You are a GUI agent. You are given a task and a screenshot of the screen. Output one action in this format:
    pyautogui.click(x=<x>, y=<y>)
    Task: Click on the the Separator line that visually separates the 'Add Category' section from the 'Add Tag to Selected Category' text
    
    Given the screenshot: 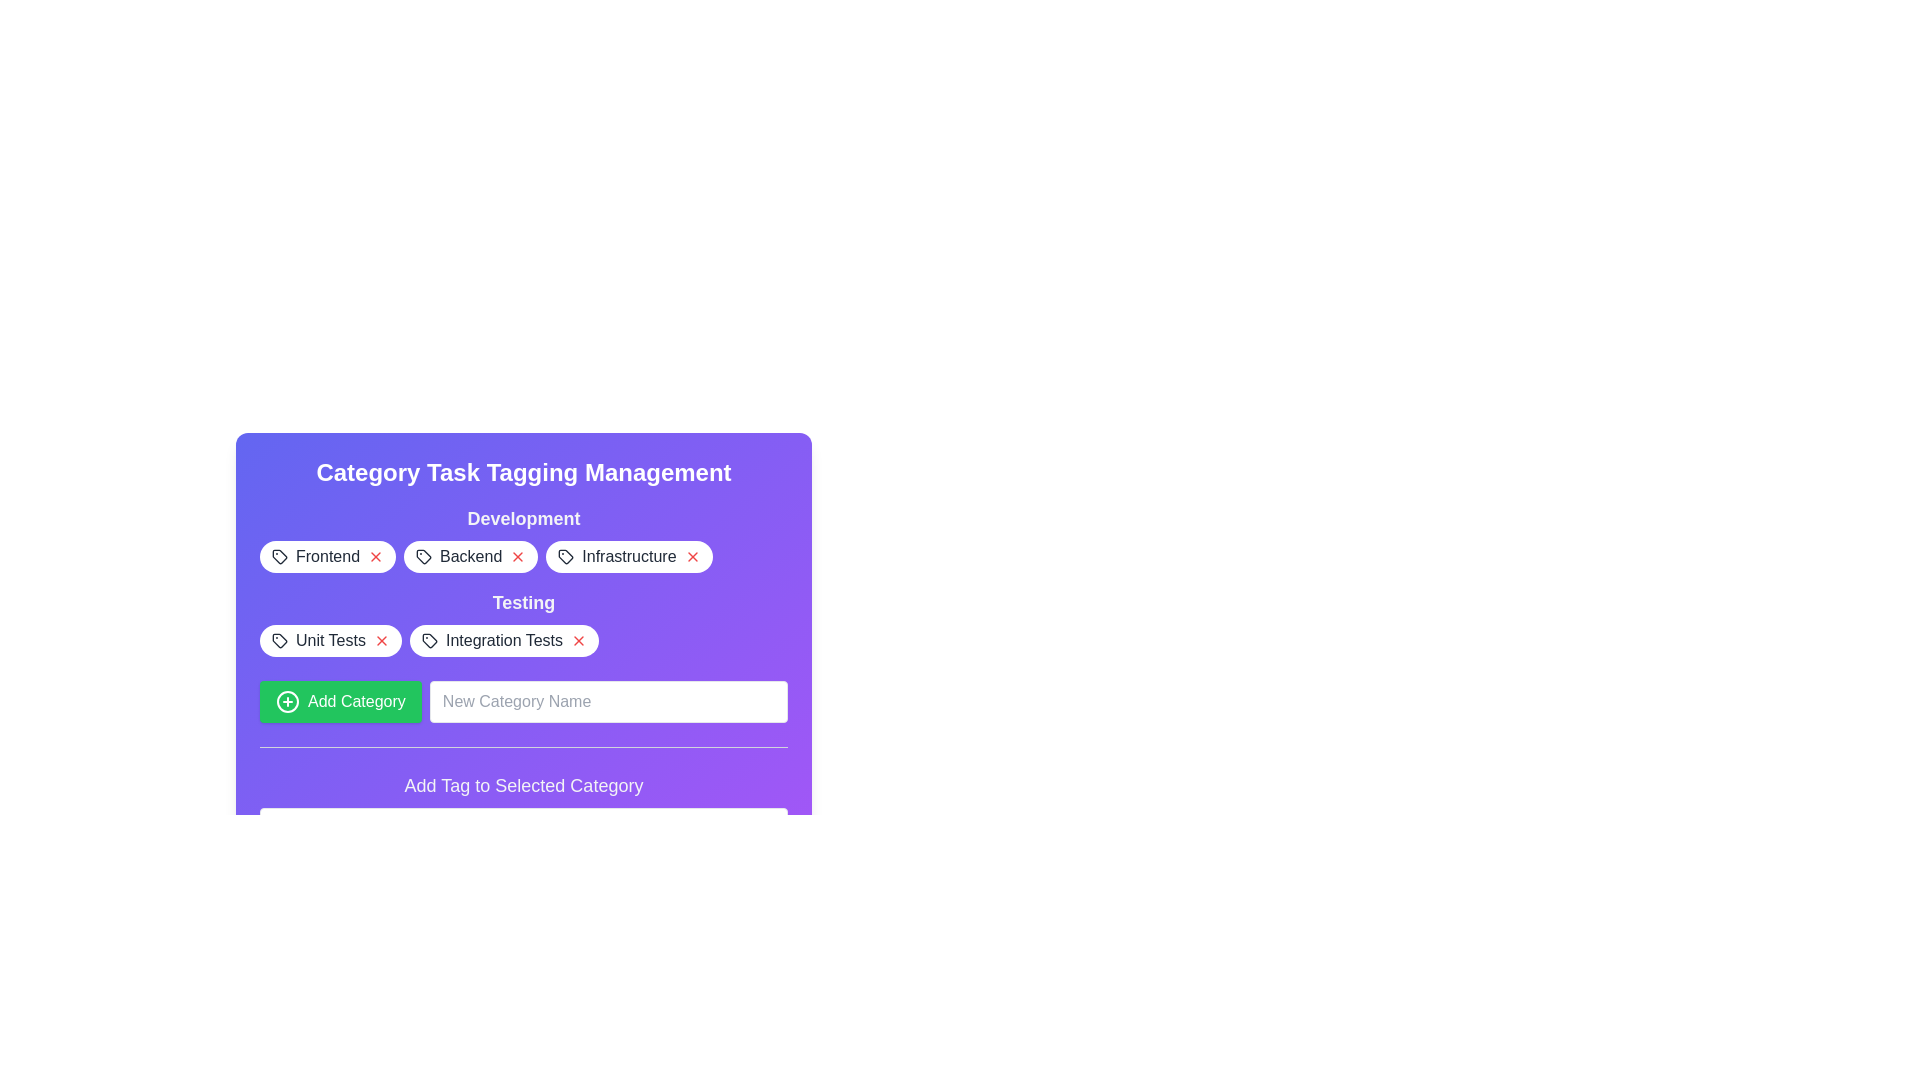 What is the action you would take?
    pyautogui.click(x=523, y=747)
    